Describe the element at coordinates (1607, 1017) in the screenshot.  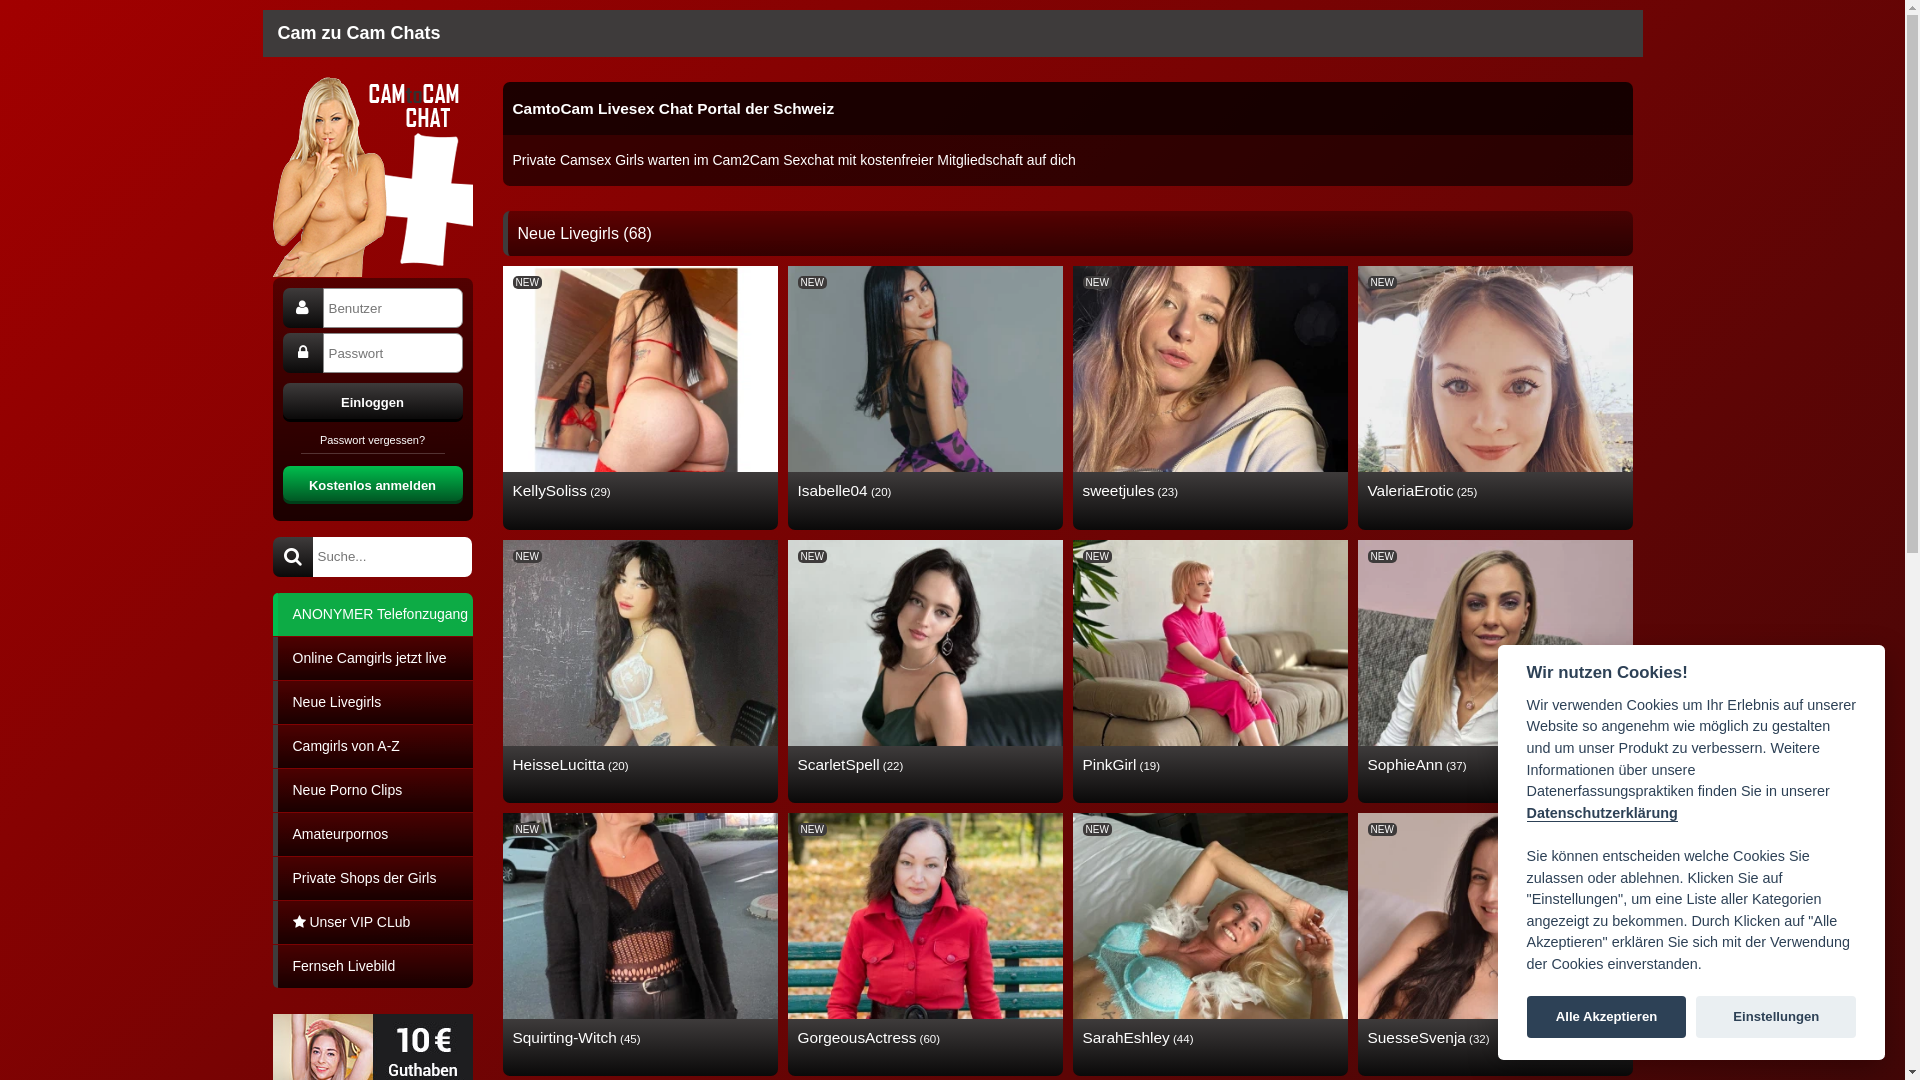
I see `'Alle Akzeptieren'` at that location.